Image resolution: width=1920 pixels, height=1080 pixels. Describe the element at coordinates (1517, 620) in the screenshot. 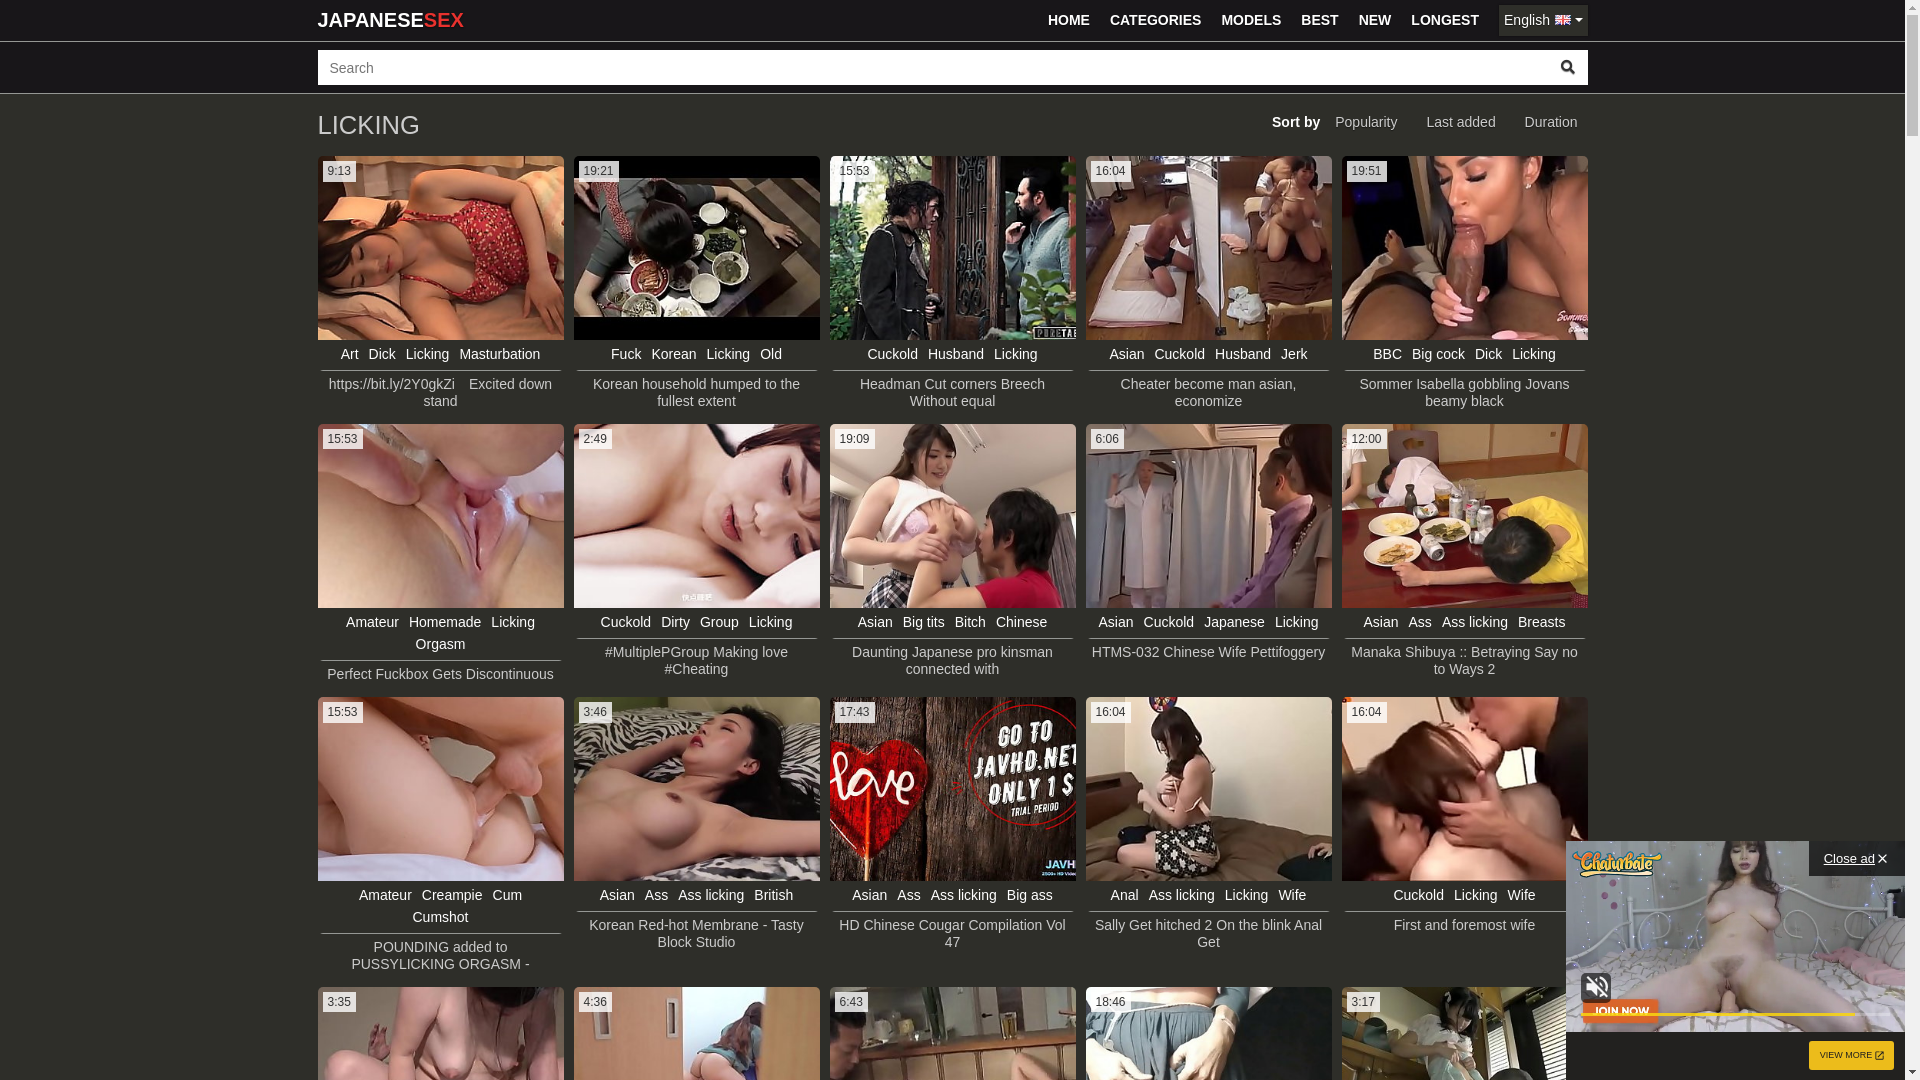

I see `'Breasts'` at that location.